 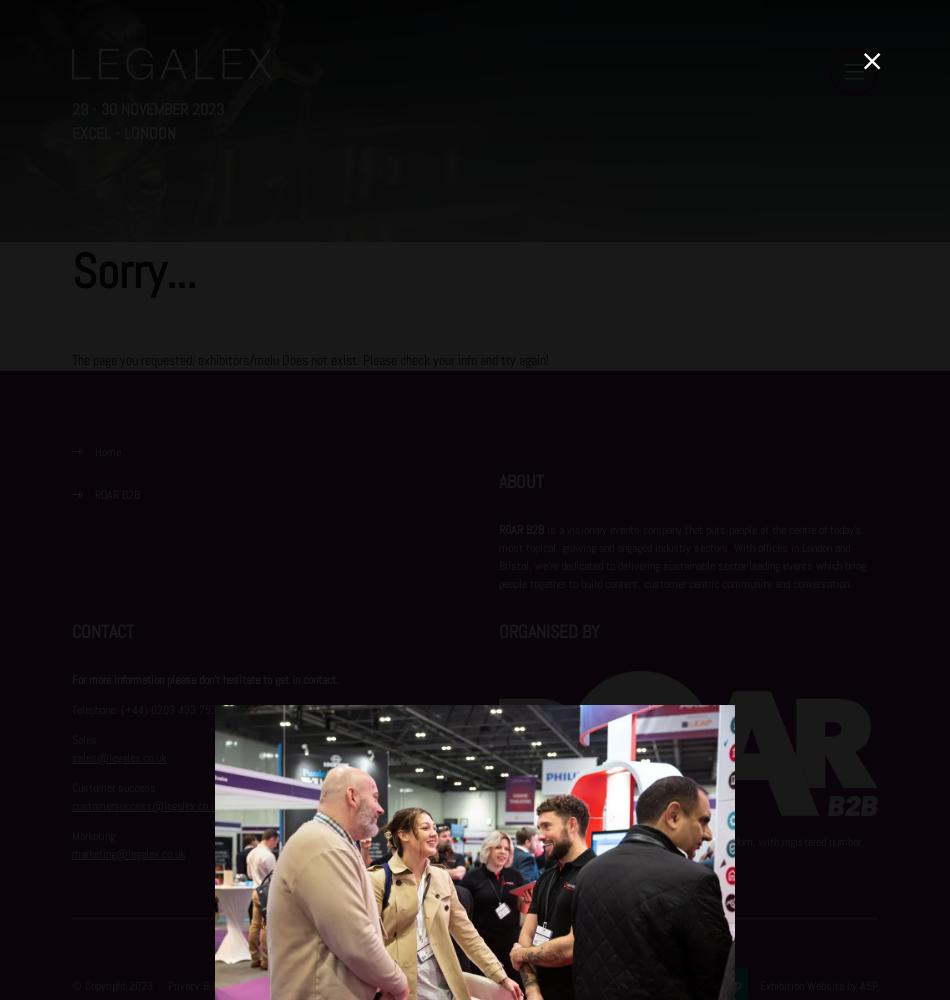 What do you see at coordinates (205, 679) in the screenshot?
I see `'For more information please don't hesitate to get in contact.'` at bounding box center [205, 679].